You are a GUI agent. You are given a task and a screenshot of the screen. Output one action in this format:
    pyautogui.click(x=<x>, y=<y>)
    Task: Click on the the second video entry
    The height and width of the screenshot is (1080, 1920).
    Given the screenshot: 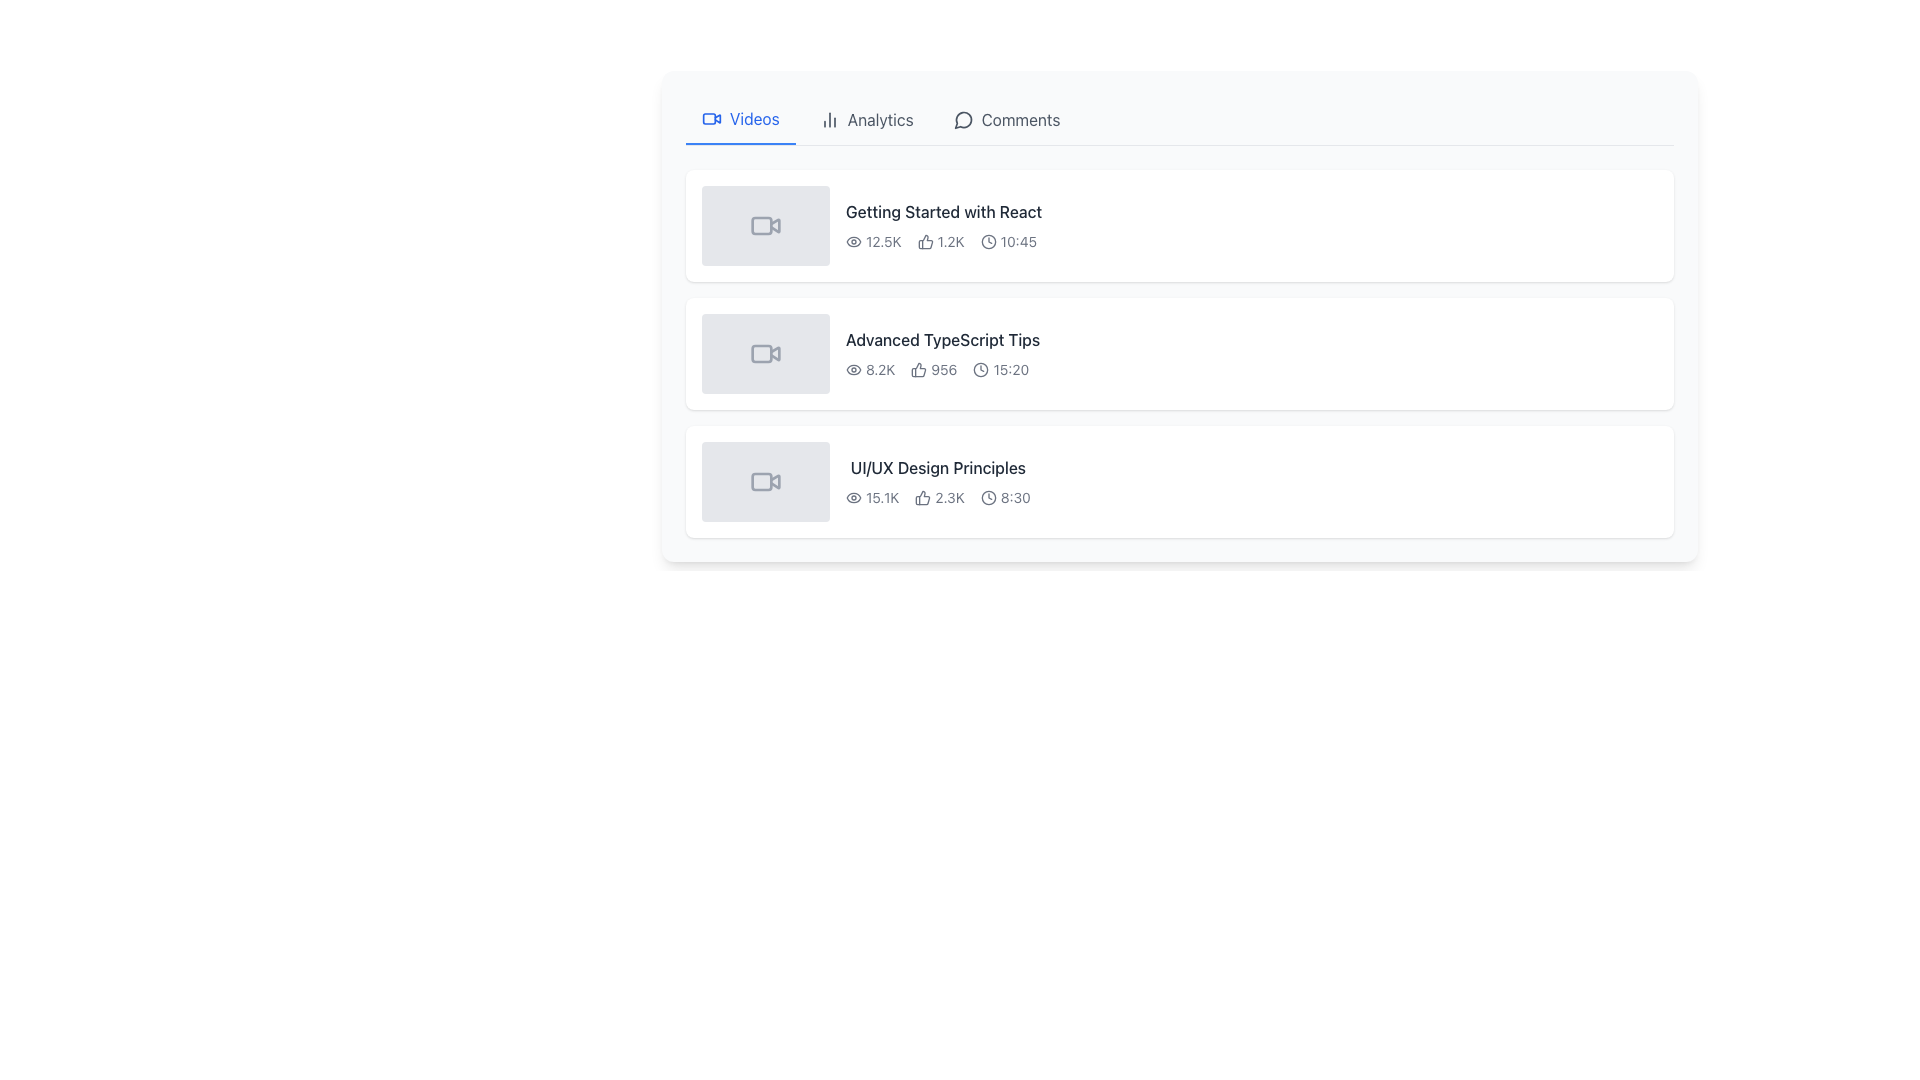 What is the action you would take?
    pyautogui.click(x=870, y=353)
    